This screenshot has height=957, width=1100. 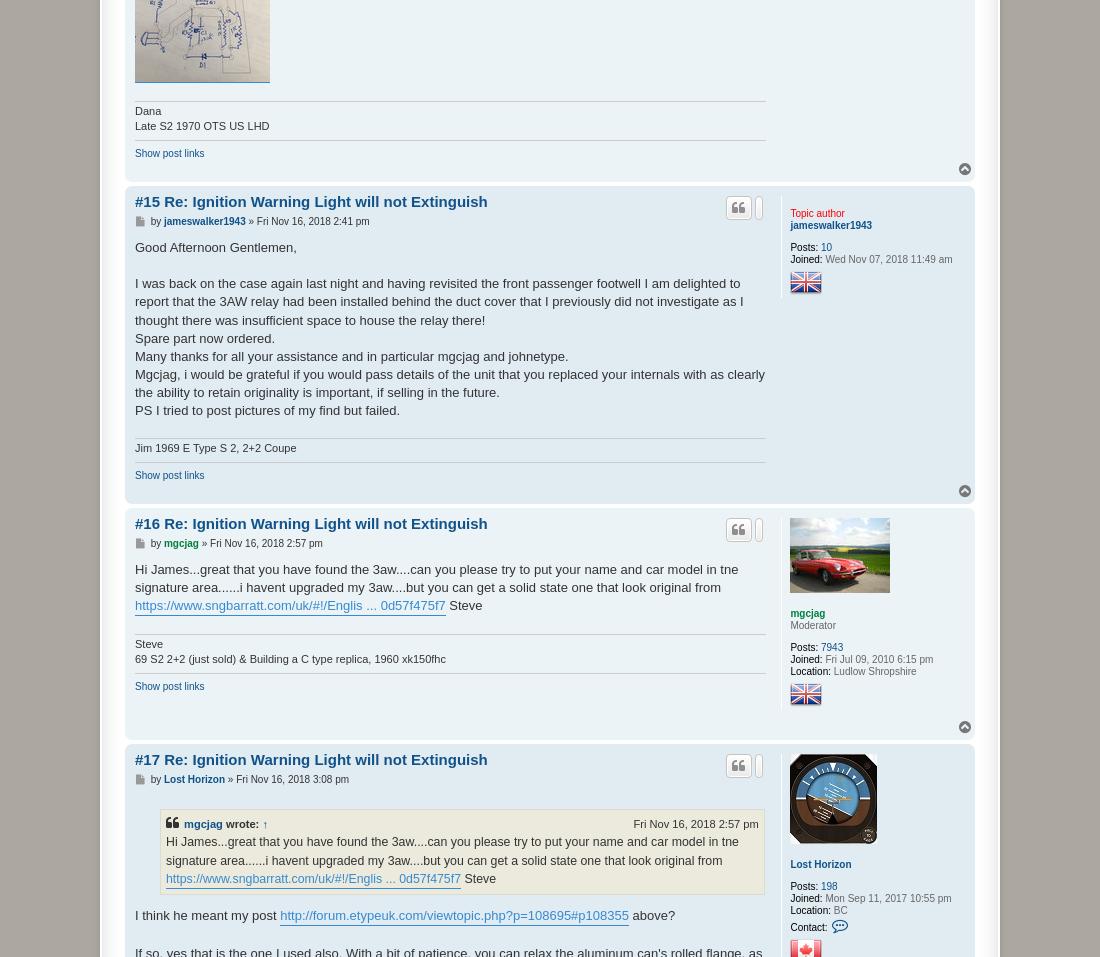 What do you see at coordinates (291, 777) in the screenshot?
I see `'Fri Nov 16, 2018 3:08 pm'` at bounding box center [291, 777].